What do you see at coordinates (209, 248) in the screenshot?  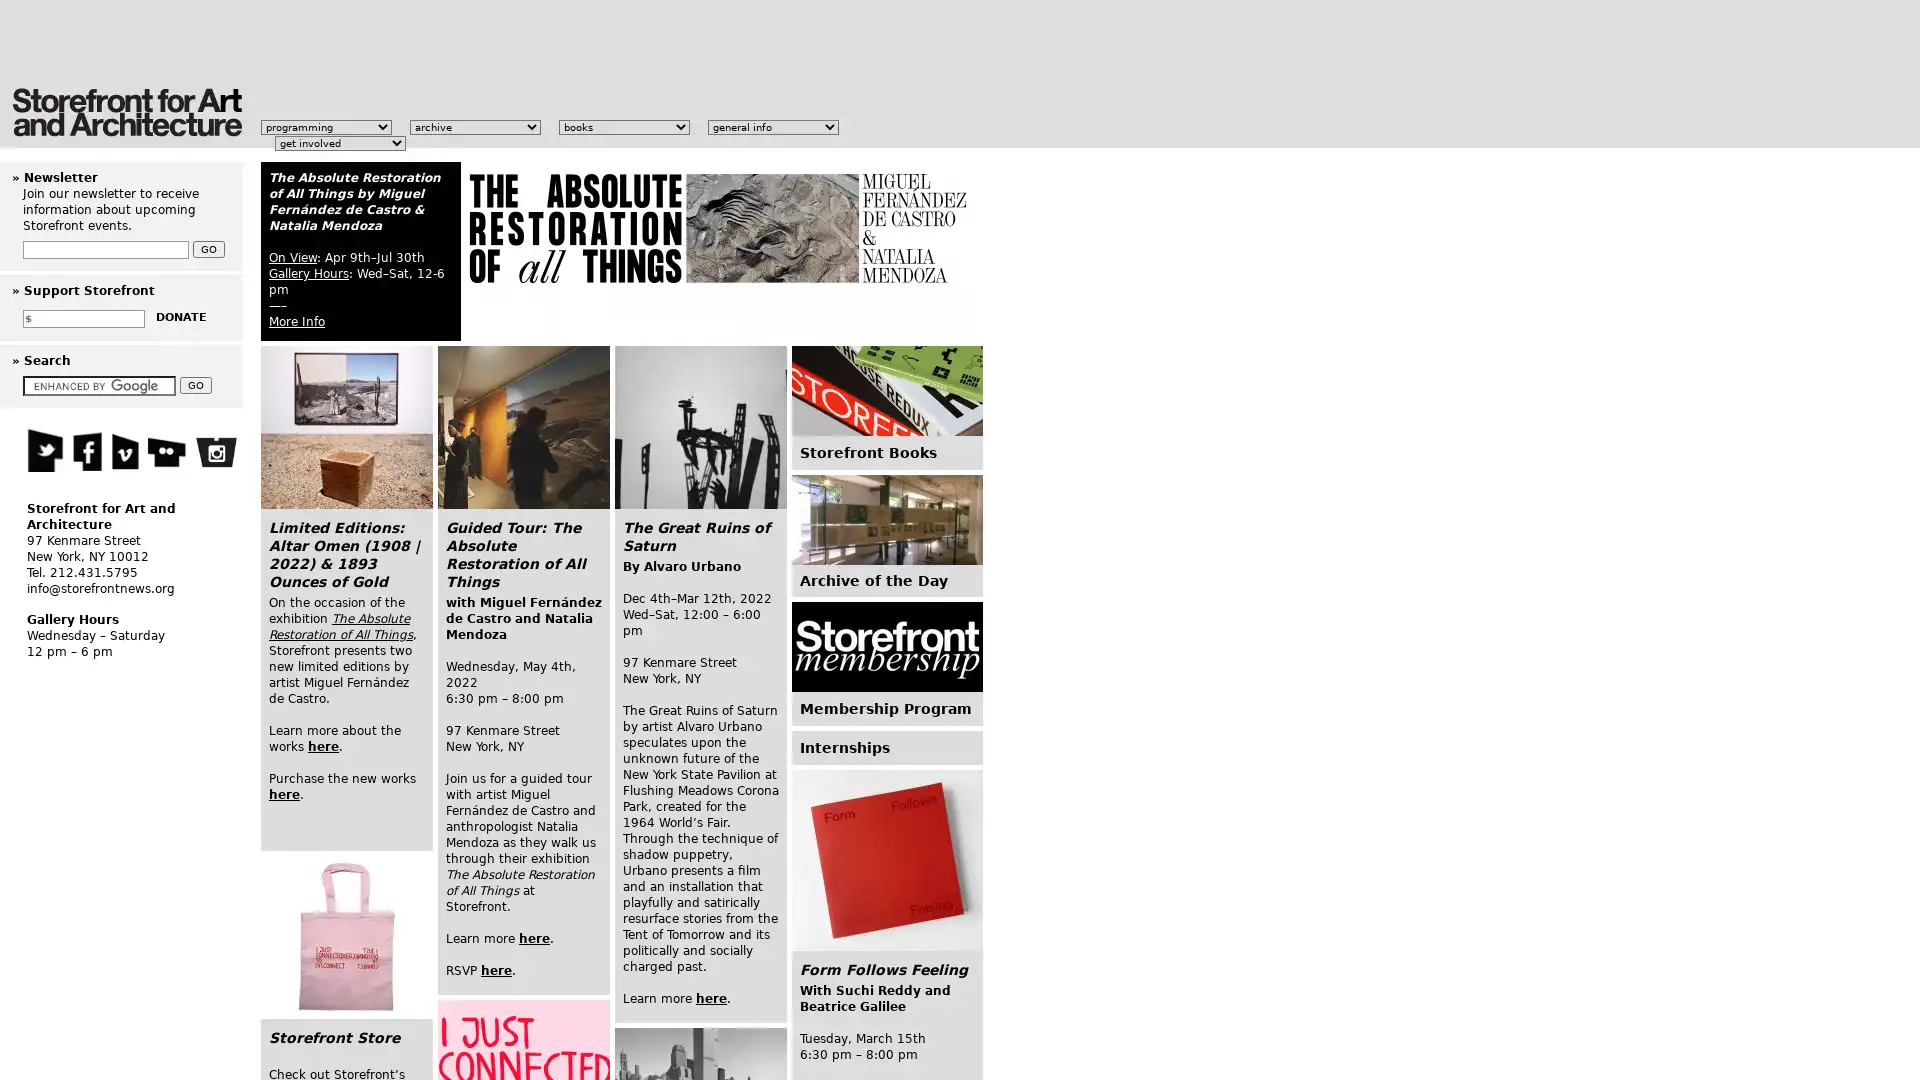 I see `GO` at bounding box center [209, 248].